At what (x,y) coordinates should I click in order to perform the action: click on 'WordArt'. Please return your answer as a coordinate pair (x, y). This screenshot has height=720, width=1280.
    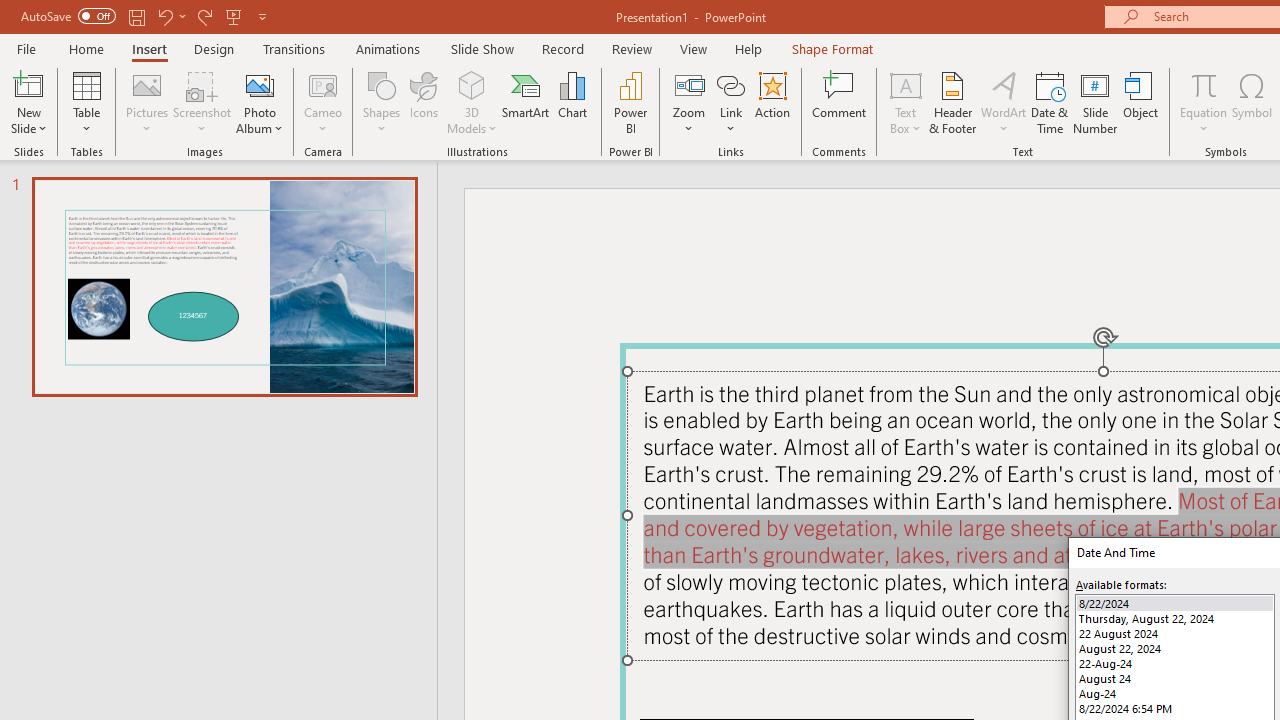
    Looking at the image, I should click on (1004, 103).